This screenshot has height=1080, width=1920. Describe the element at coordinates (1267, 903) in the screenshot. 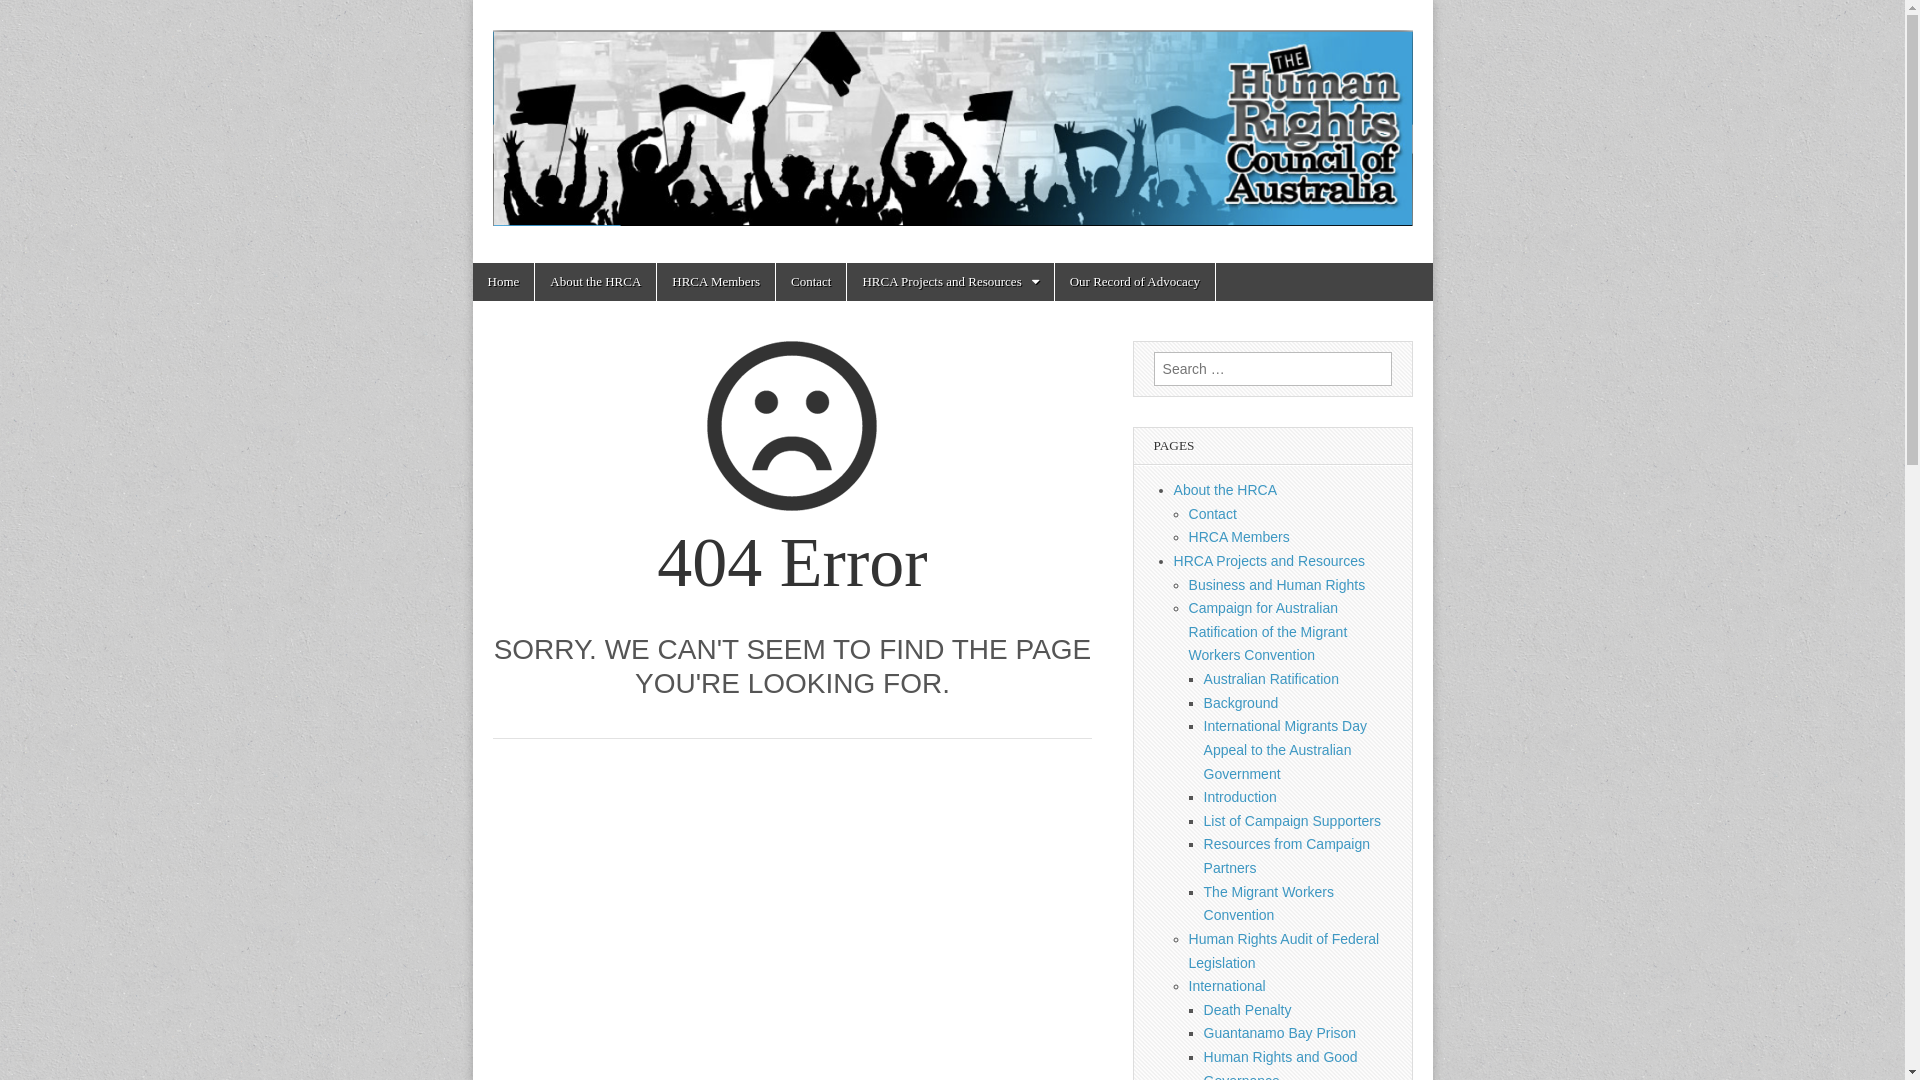

I see `'The Migrant Workers Convention'` at that location.